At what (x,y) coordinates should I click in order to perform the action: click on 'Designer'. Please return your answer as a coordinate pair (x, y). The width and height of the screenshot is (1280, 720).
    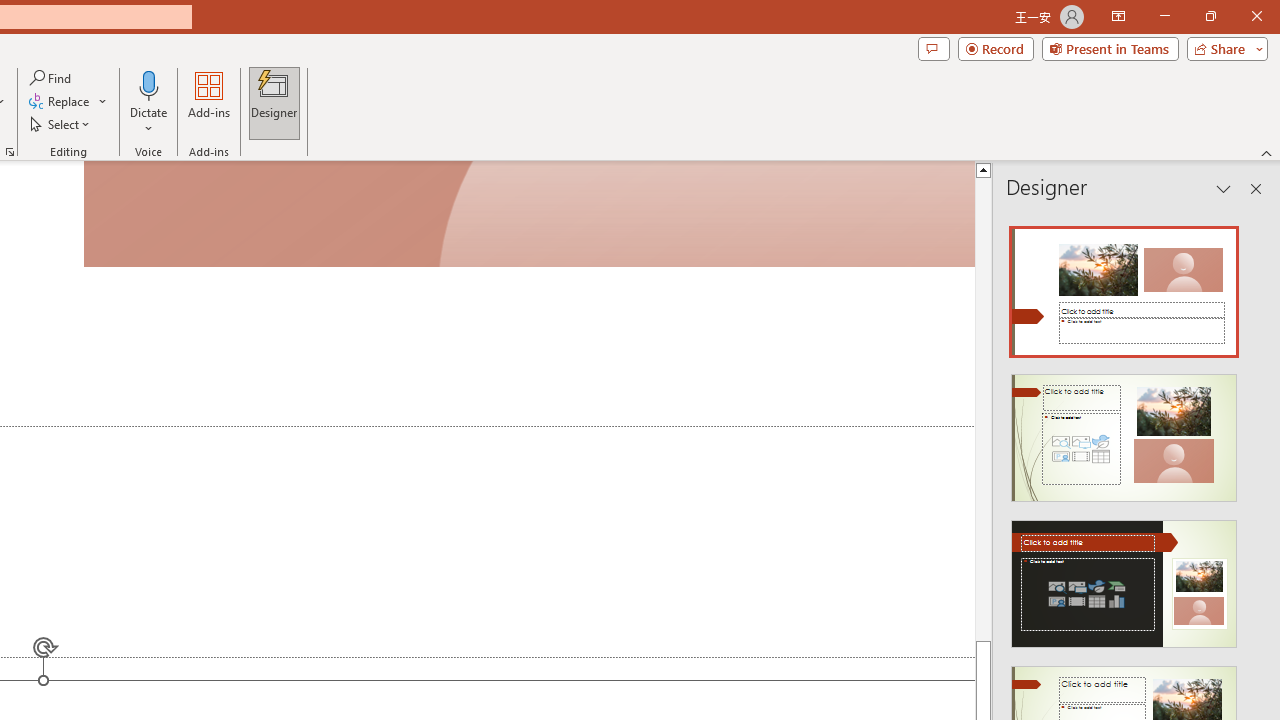
    Looking at the image, I should click on (273, 103).